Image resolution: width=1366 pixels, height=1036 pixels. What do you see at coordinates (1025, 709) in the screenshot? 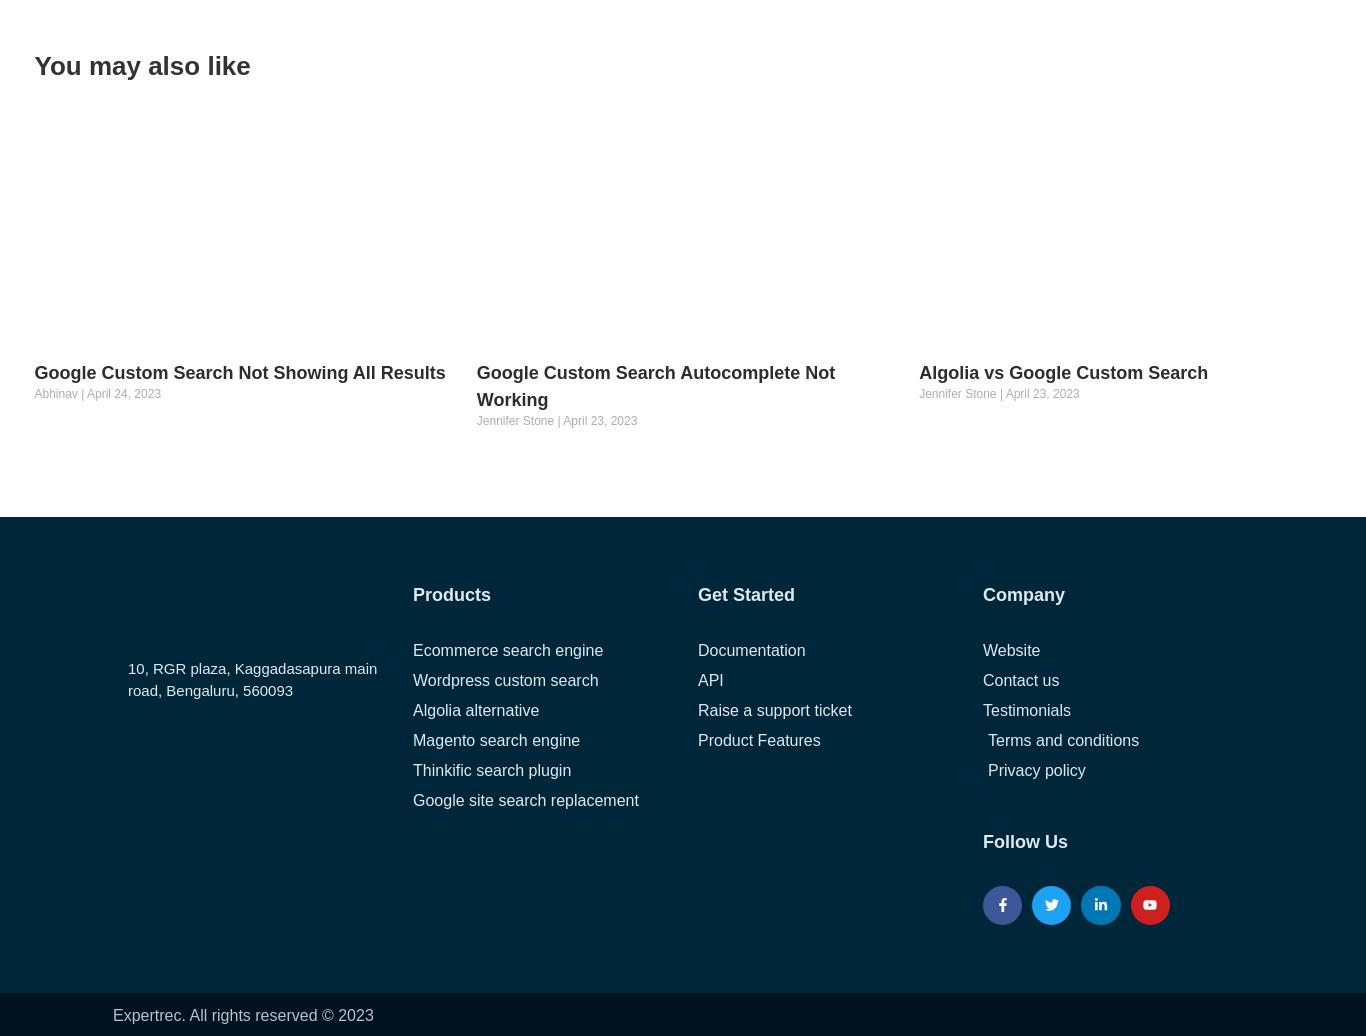
I see `'Testimonials'` at bounding box center [1025, 709].